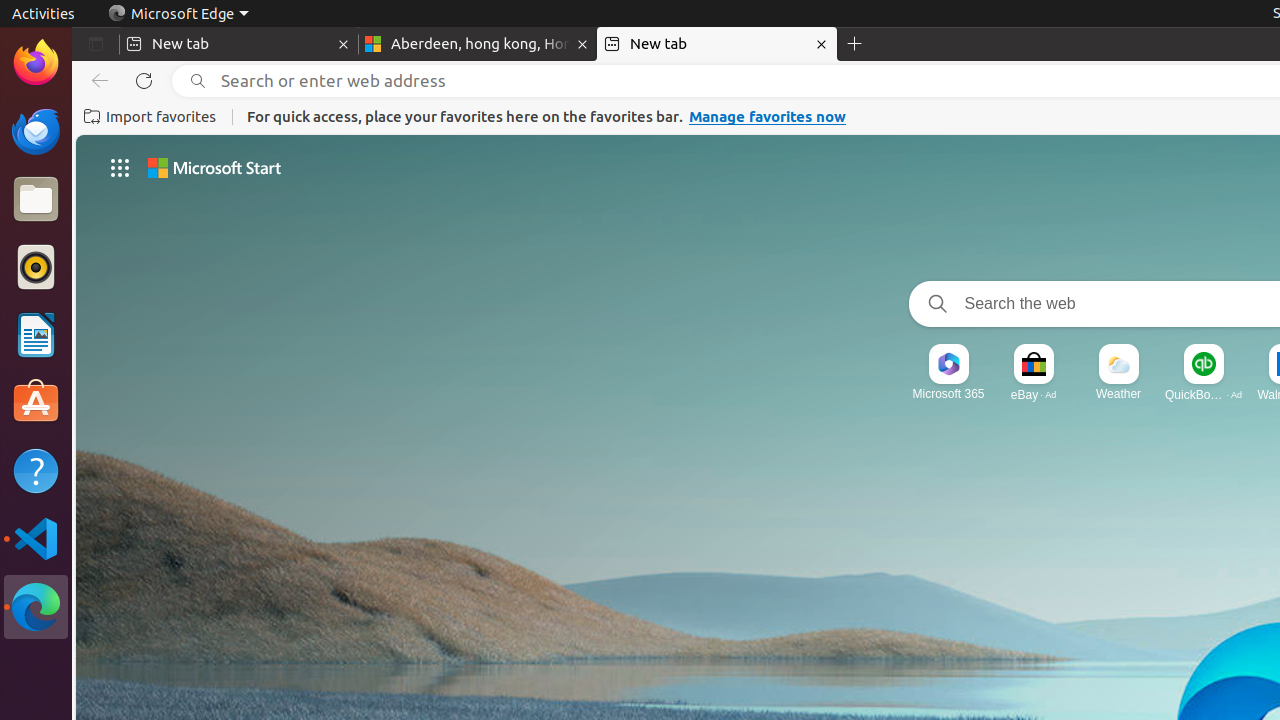  I want to click on 'Weather', so click(1117, 393).